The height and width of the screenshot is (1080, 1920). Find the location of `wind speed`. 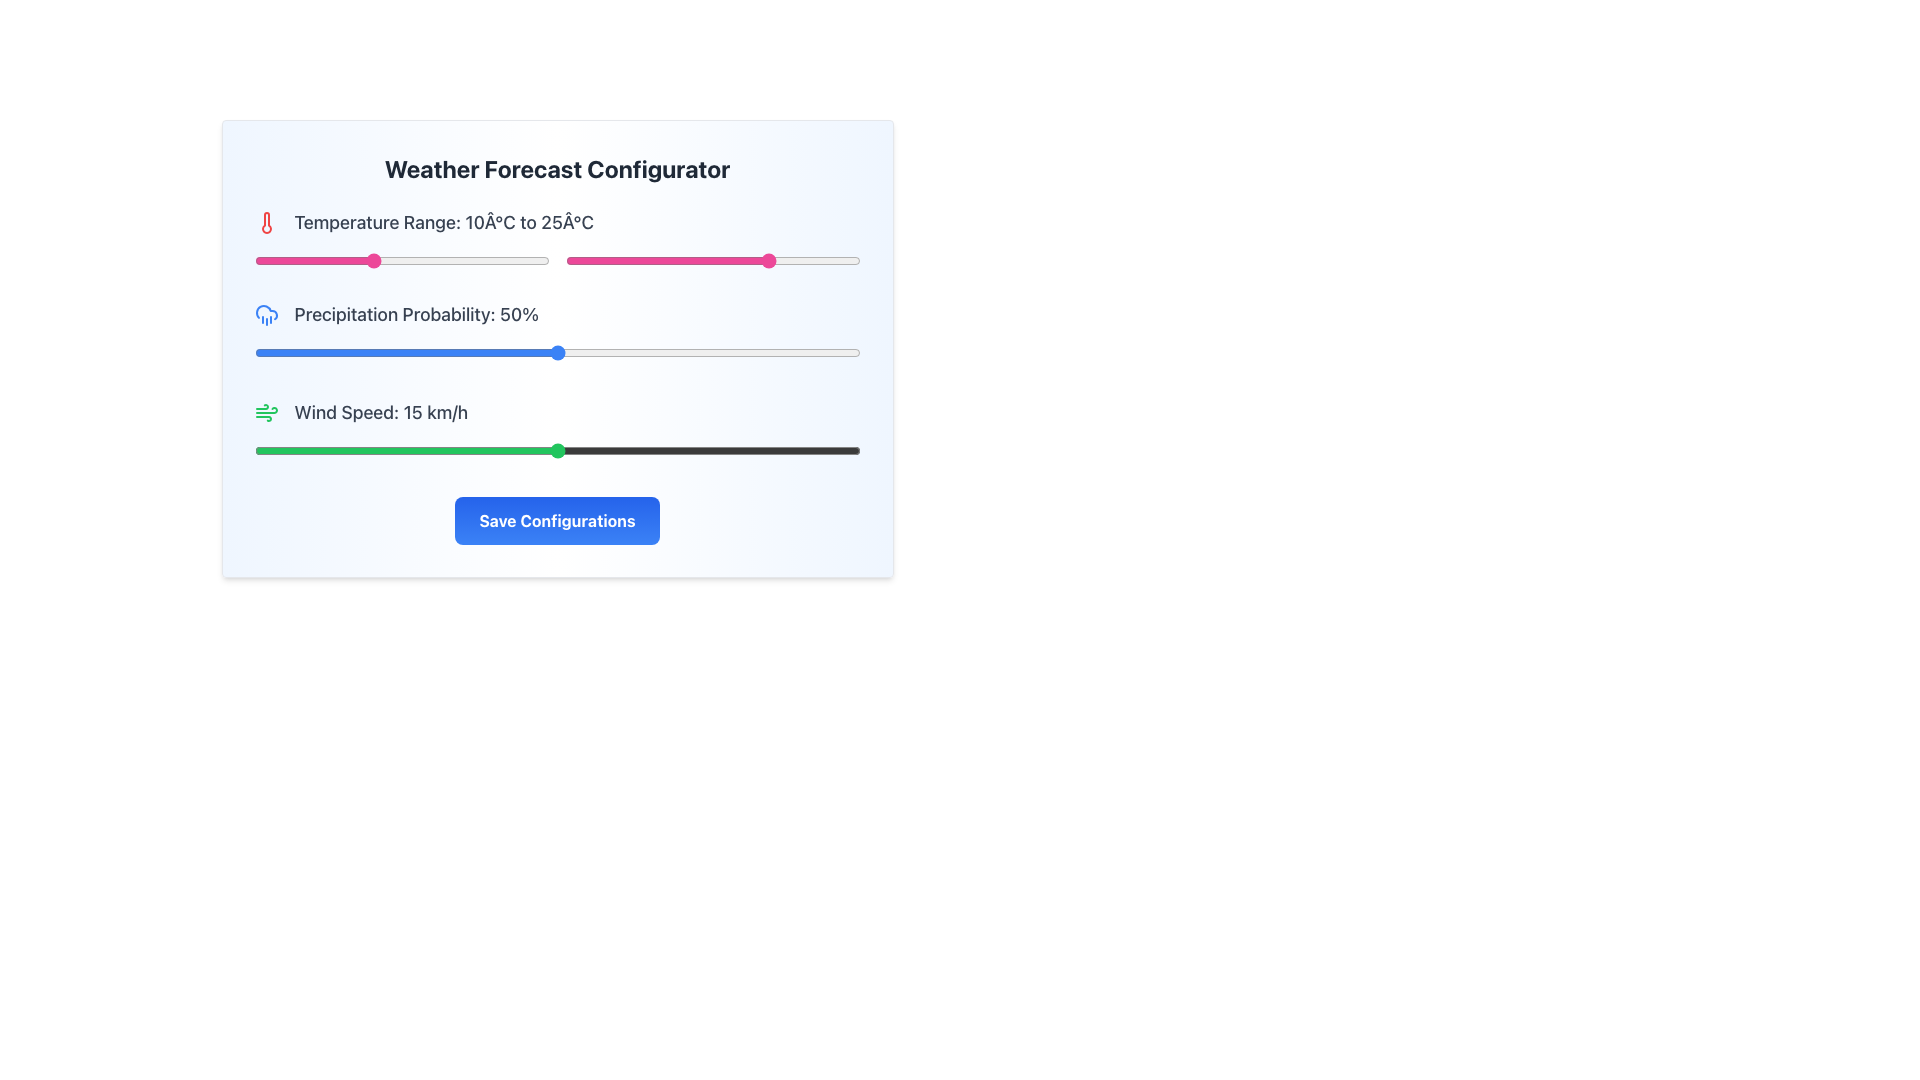

wind speed is located at coordinates (455, 451).